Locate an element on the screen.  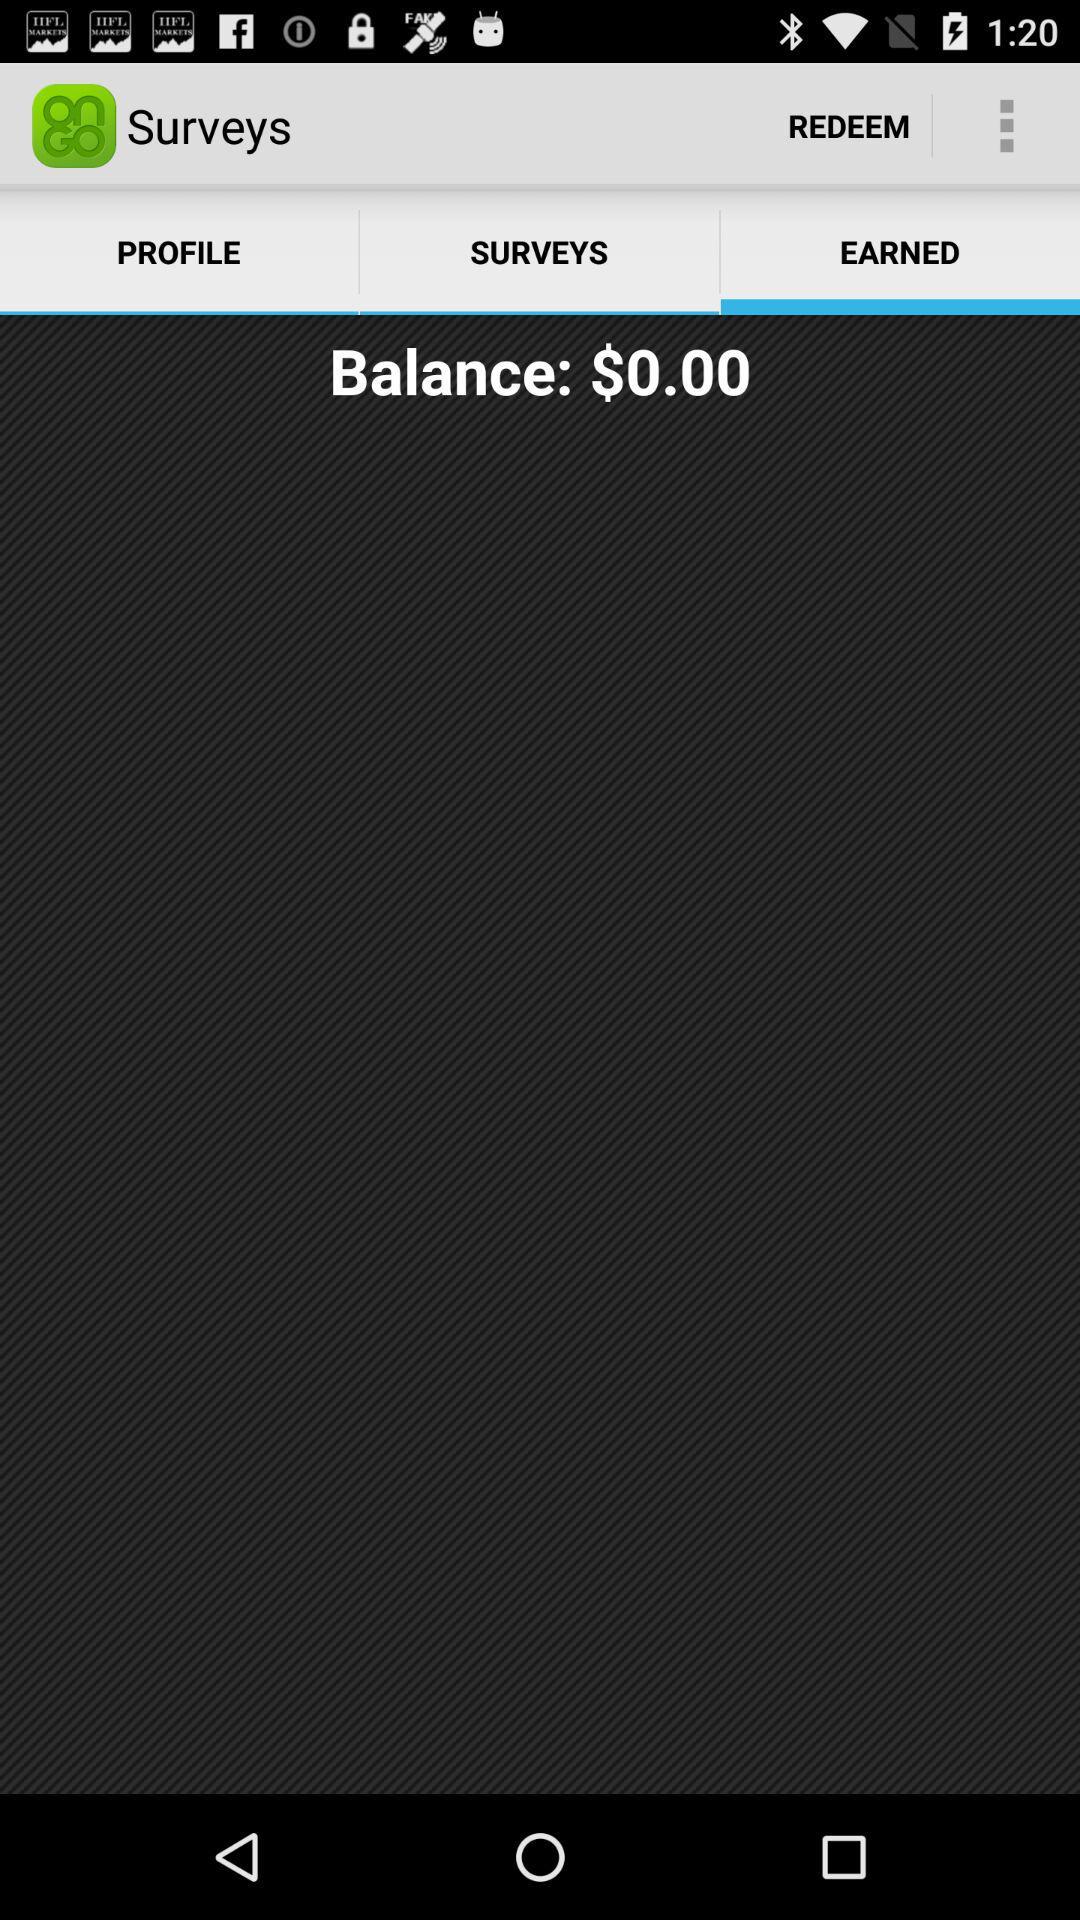
icon next to the surveys icon is located at coordinates (849, 124).